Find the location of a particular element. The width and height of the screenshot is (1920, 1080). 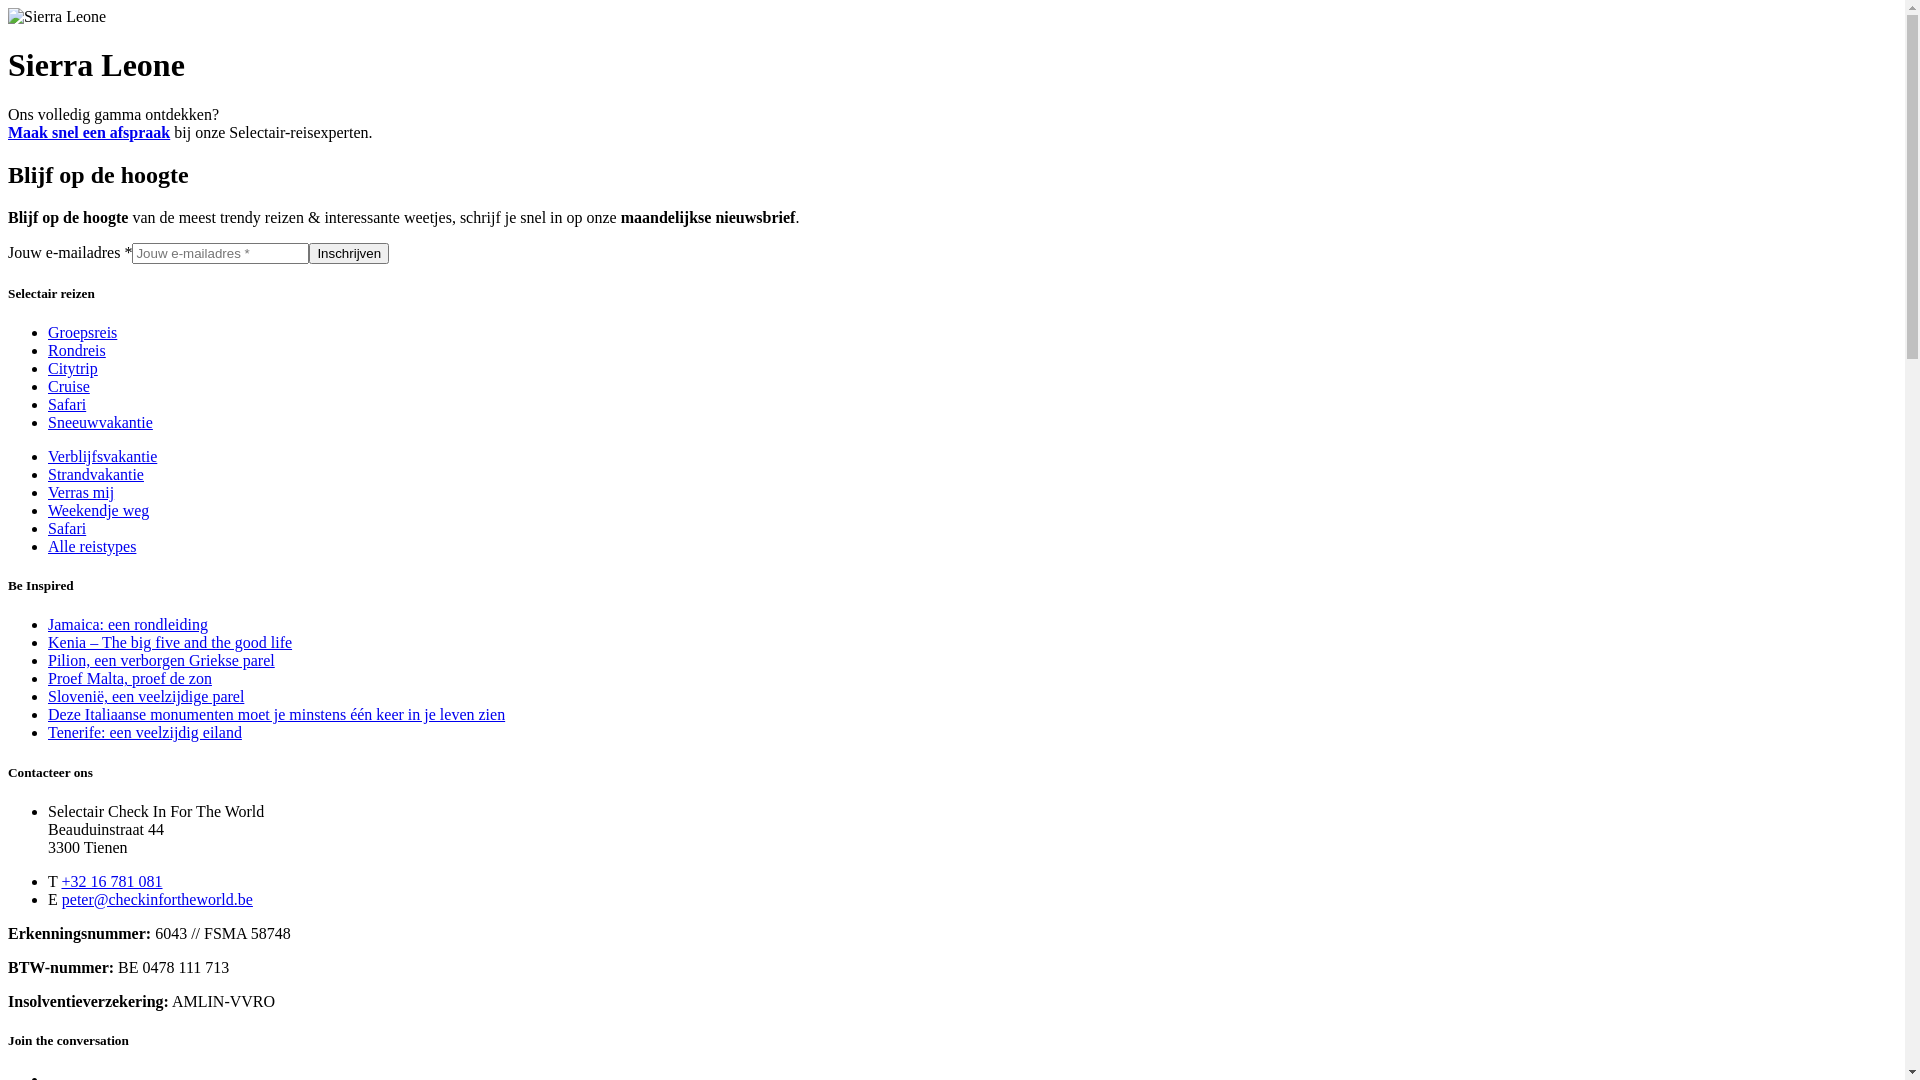

'Citytrip' is located at coordinates (72, 368).